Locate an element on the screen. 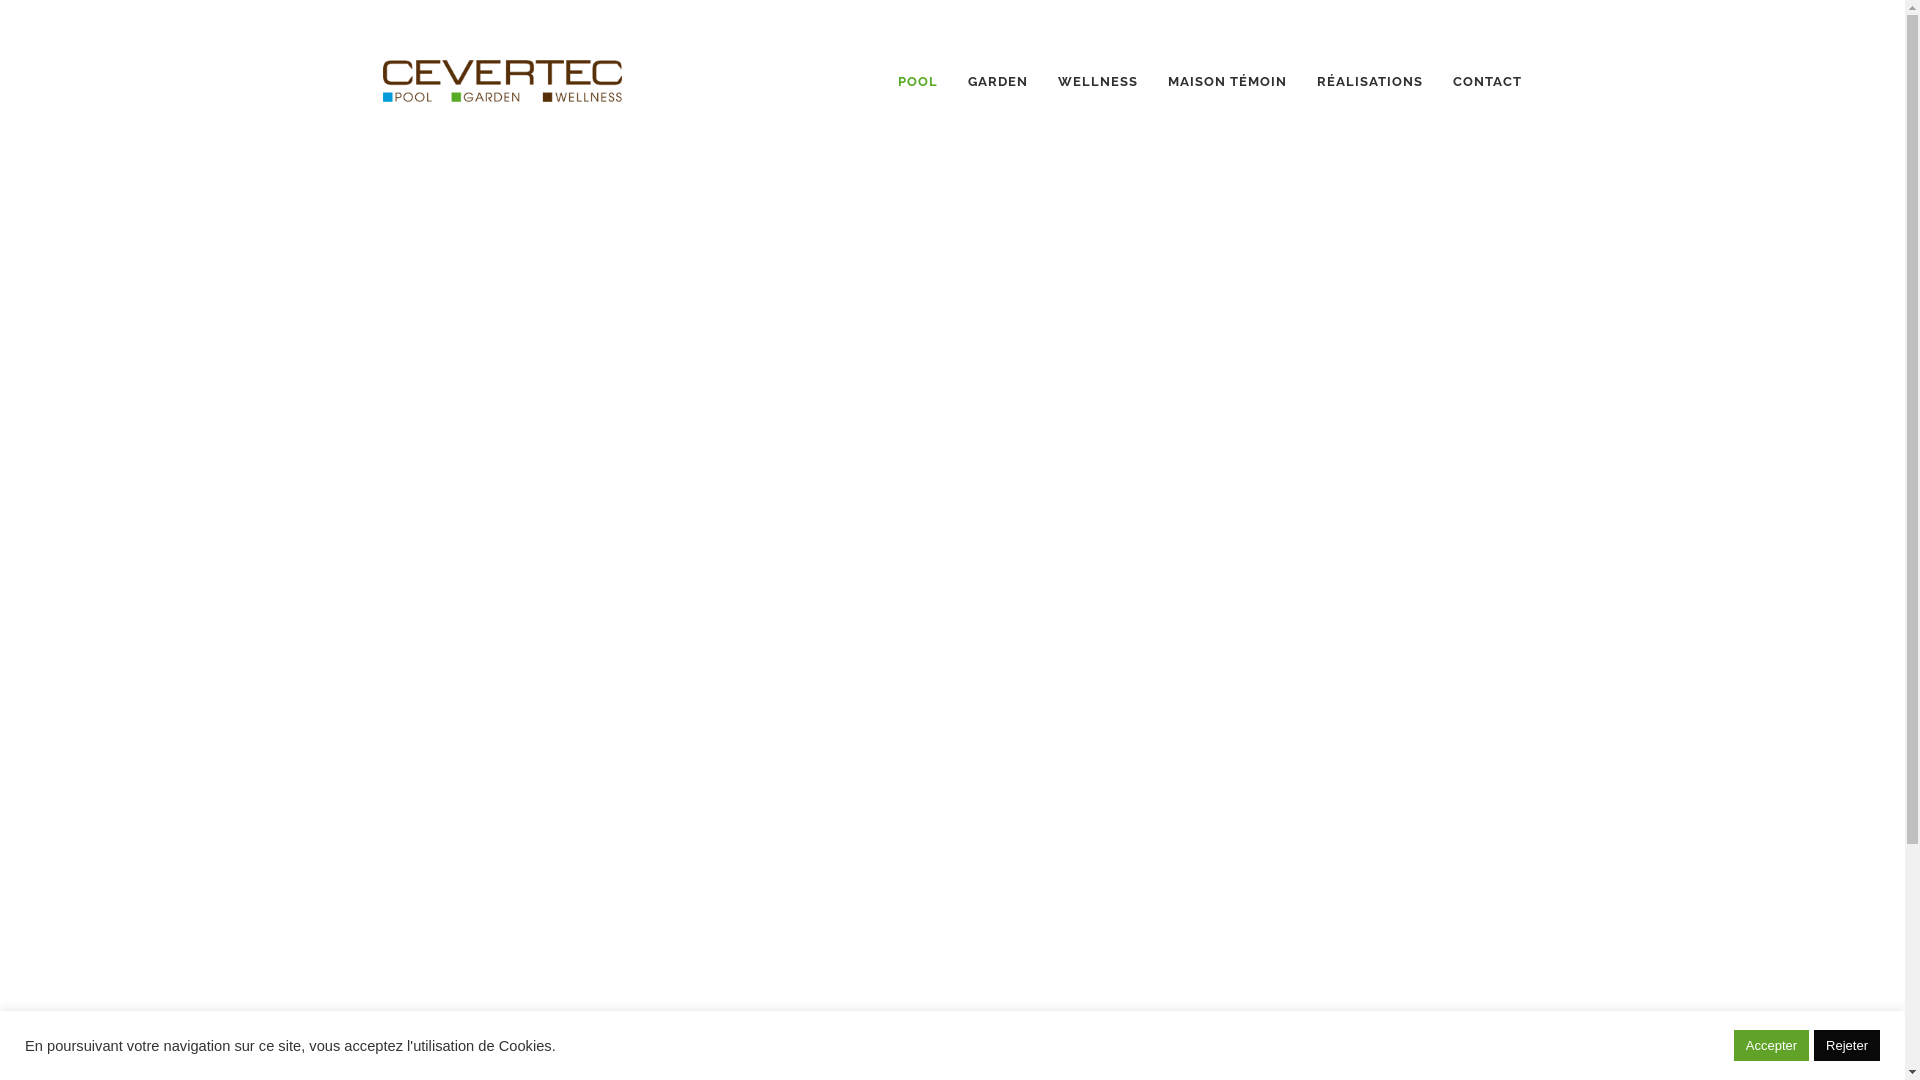  'GARDEN' is located at coordinates (998, 80).